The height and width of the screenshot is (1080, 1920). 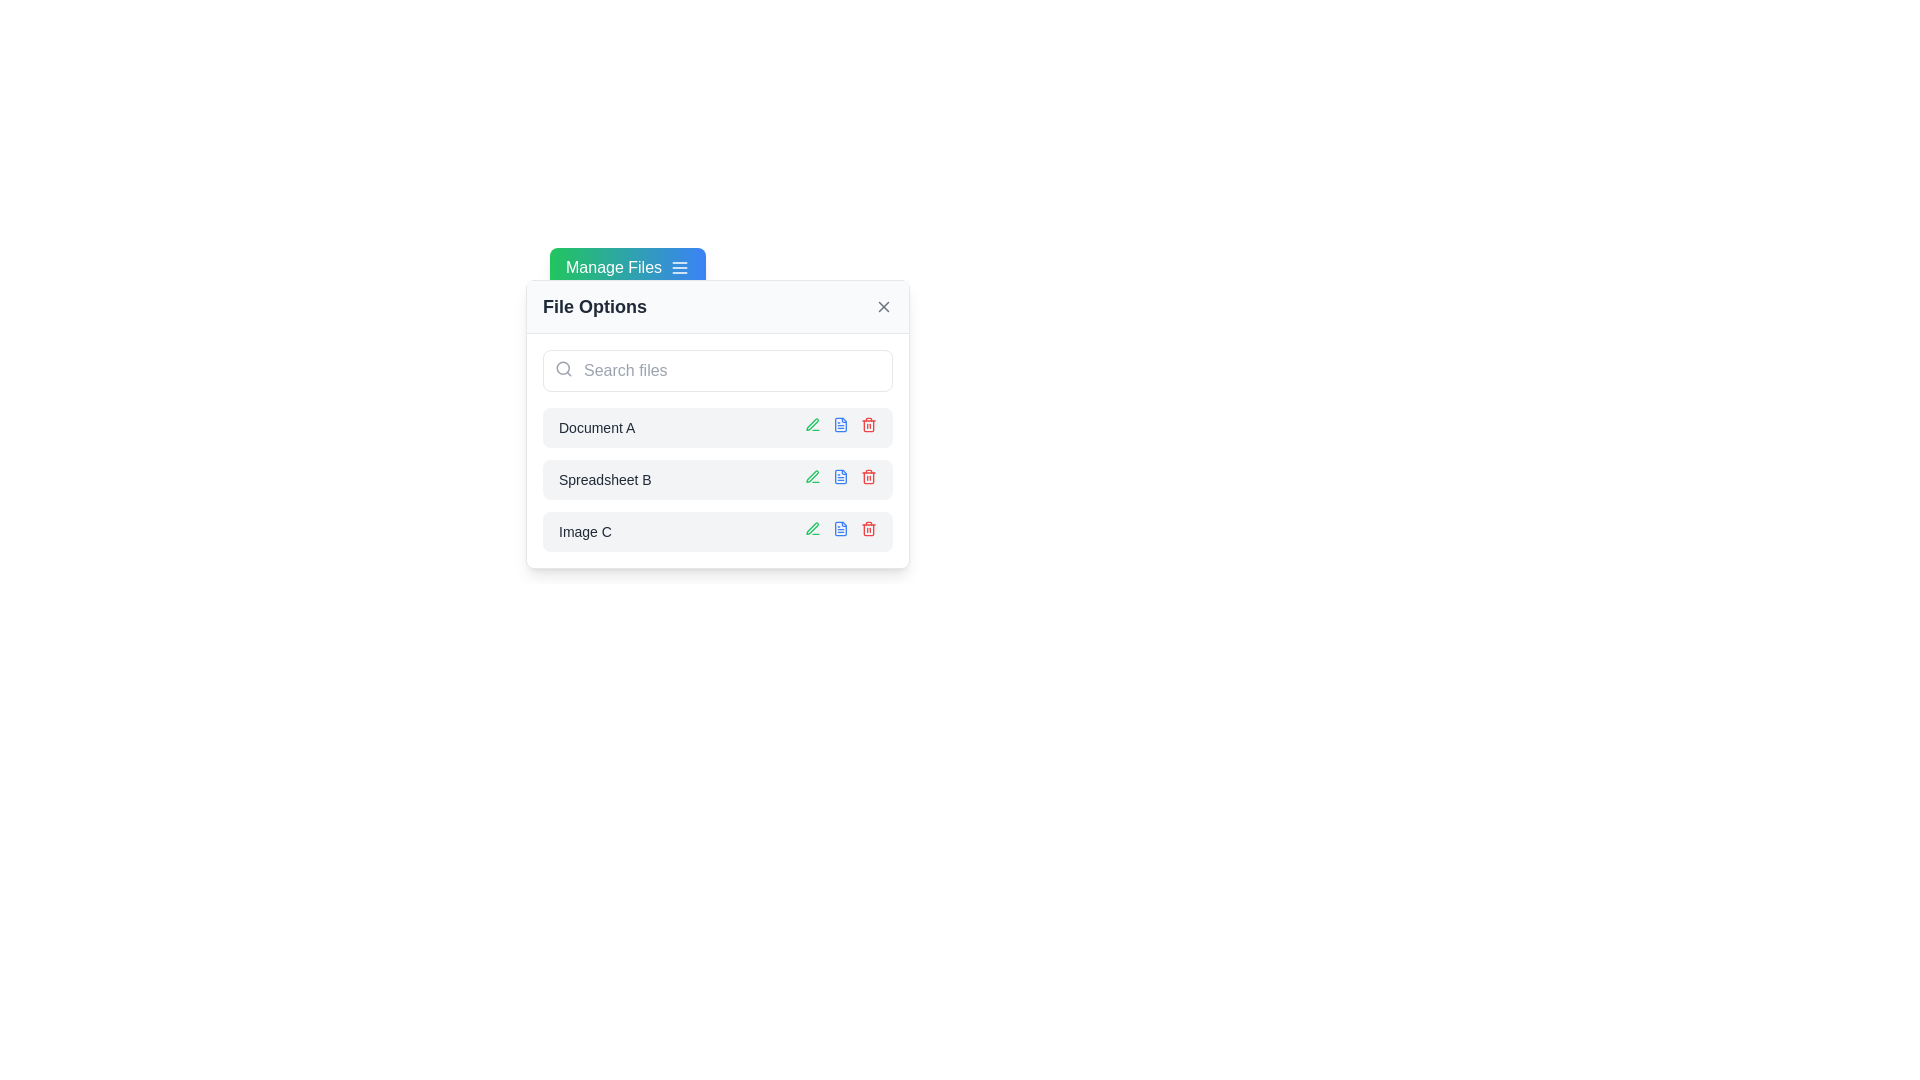 I want to click on the interactive file icon located between the green edit icon and the red delete icon, so click(x=840, y=477).